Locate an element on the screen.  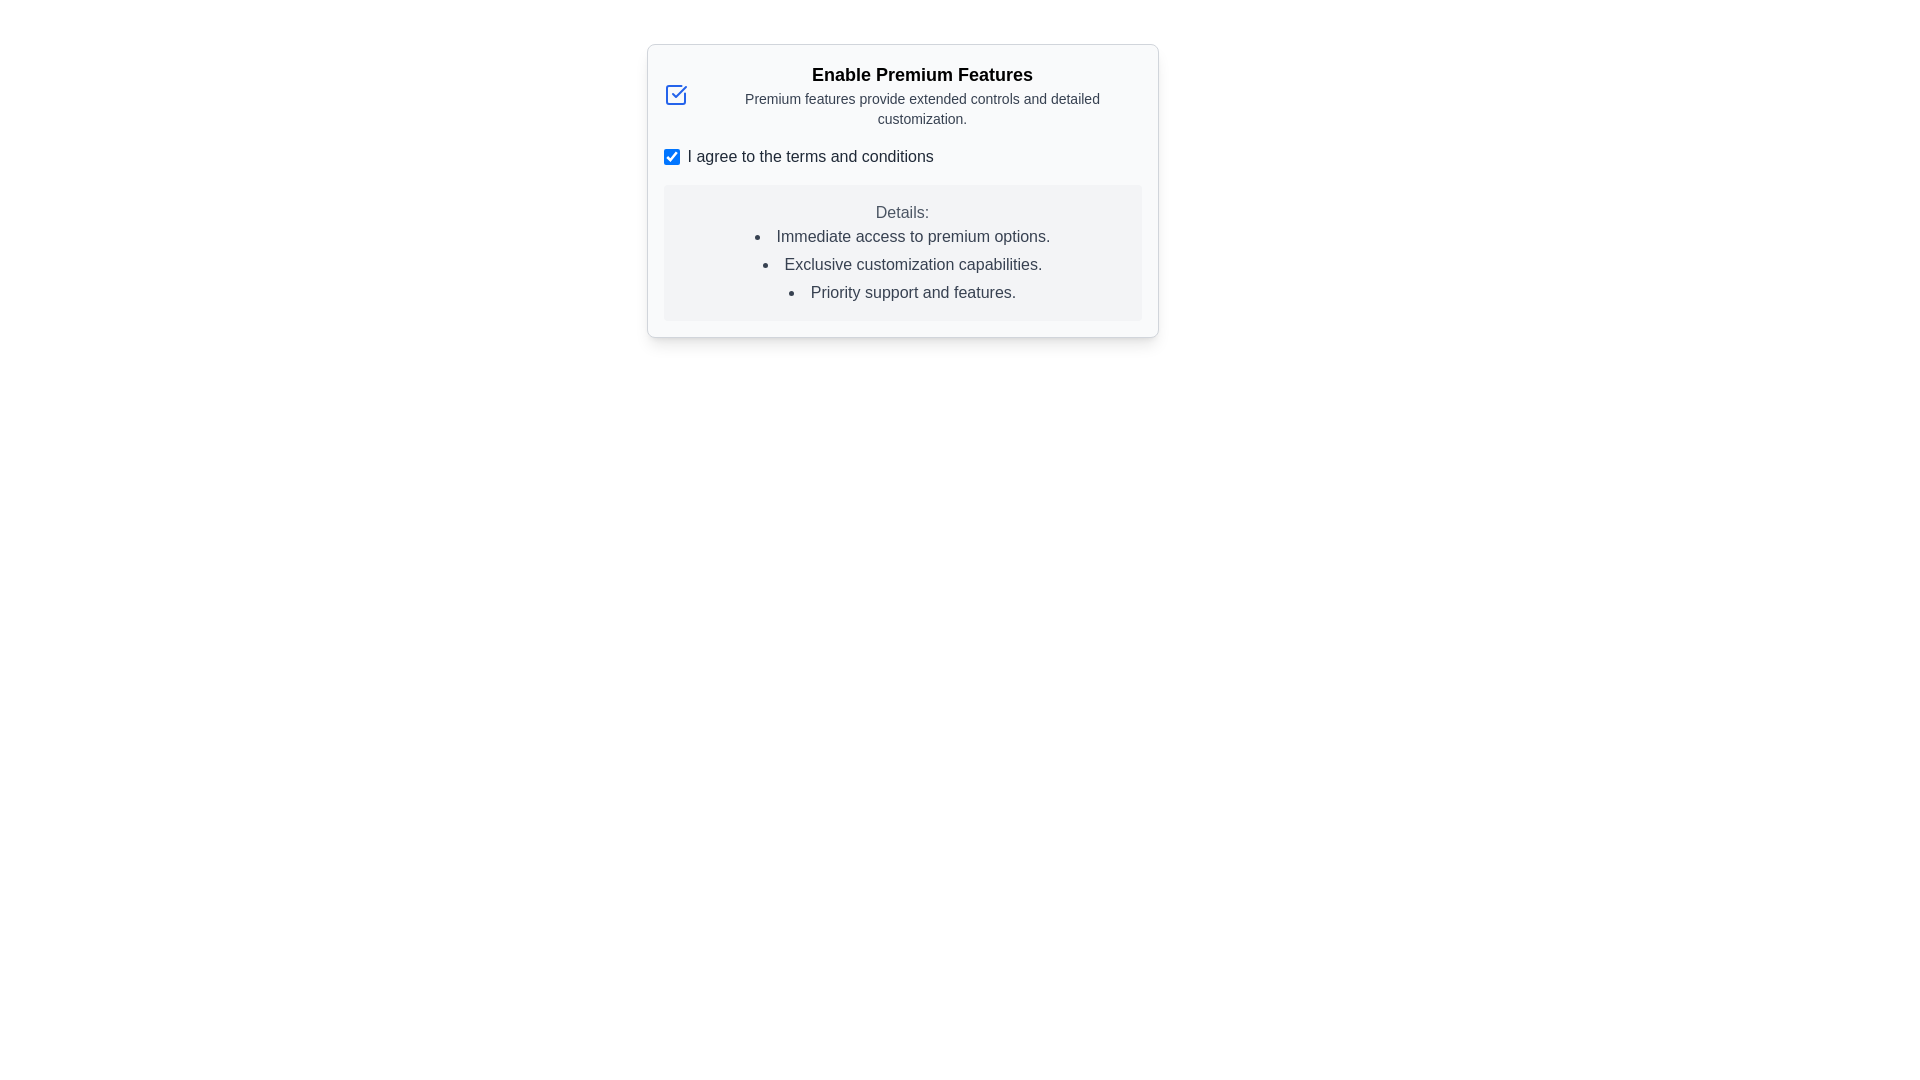
the small vector graphic icon resembling a checkmark, which is part of an SVG element and positioned in the top-center region of the interface is located at coordinates (678, 92).